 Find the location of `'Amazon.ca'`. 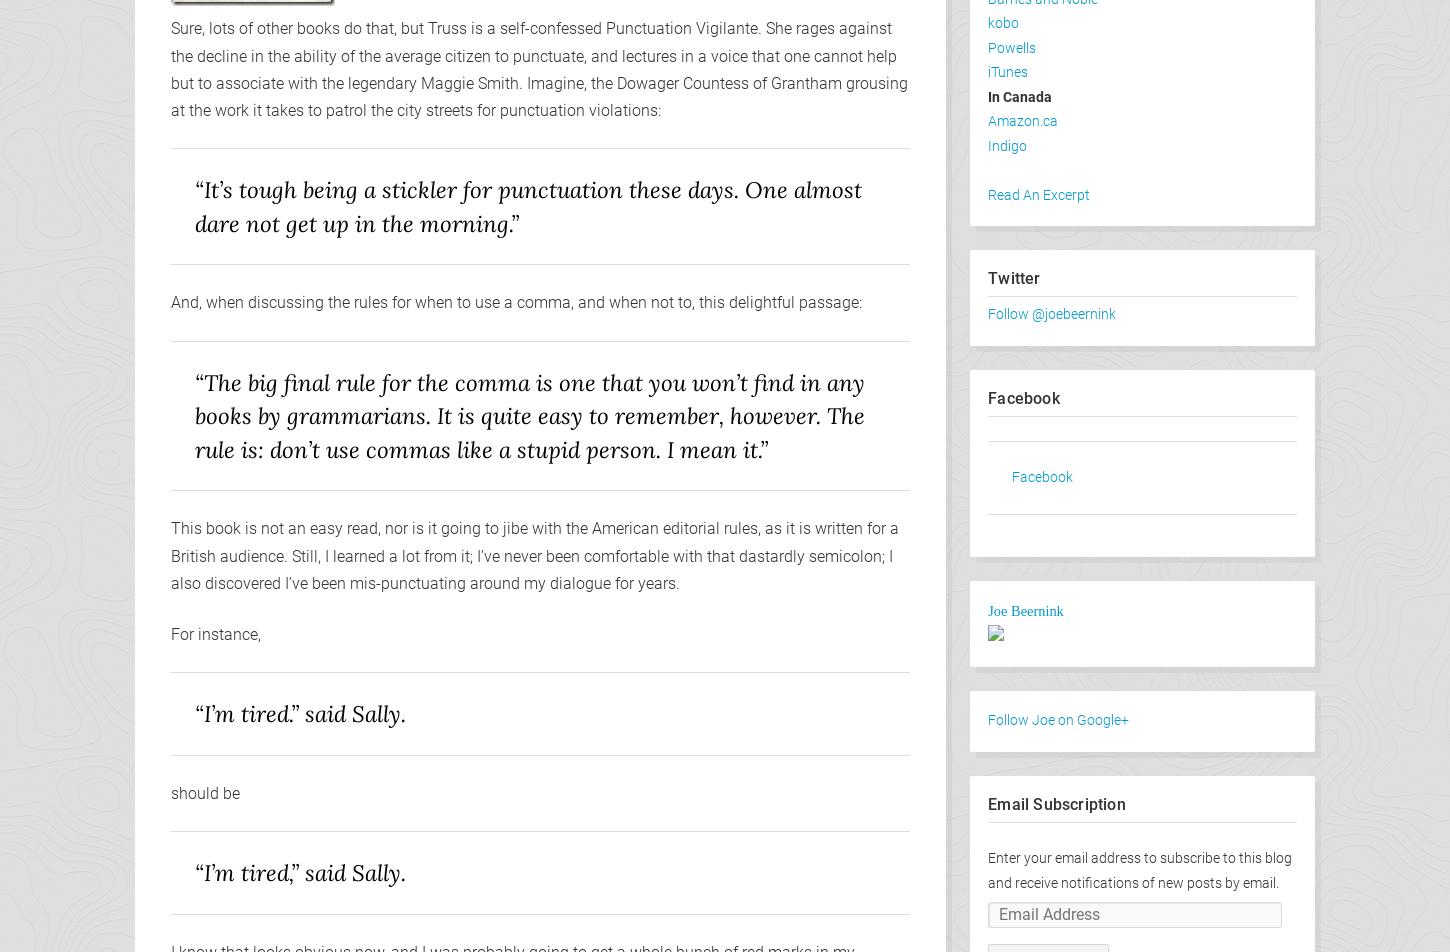

'Amazon.ca' is located at coordinates (1022, 121).